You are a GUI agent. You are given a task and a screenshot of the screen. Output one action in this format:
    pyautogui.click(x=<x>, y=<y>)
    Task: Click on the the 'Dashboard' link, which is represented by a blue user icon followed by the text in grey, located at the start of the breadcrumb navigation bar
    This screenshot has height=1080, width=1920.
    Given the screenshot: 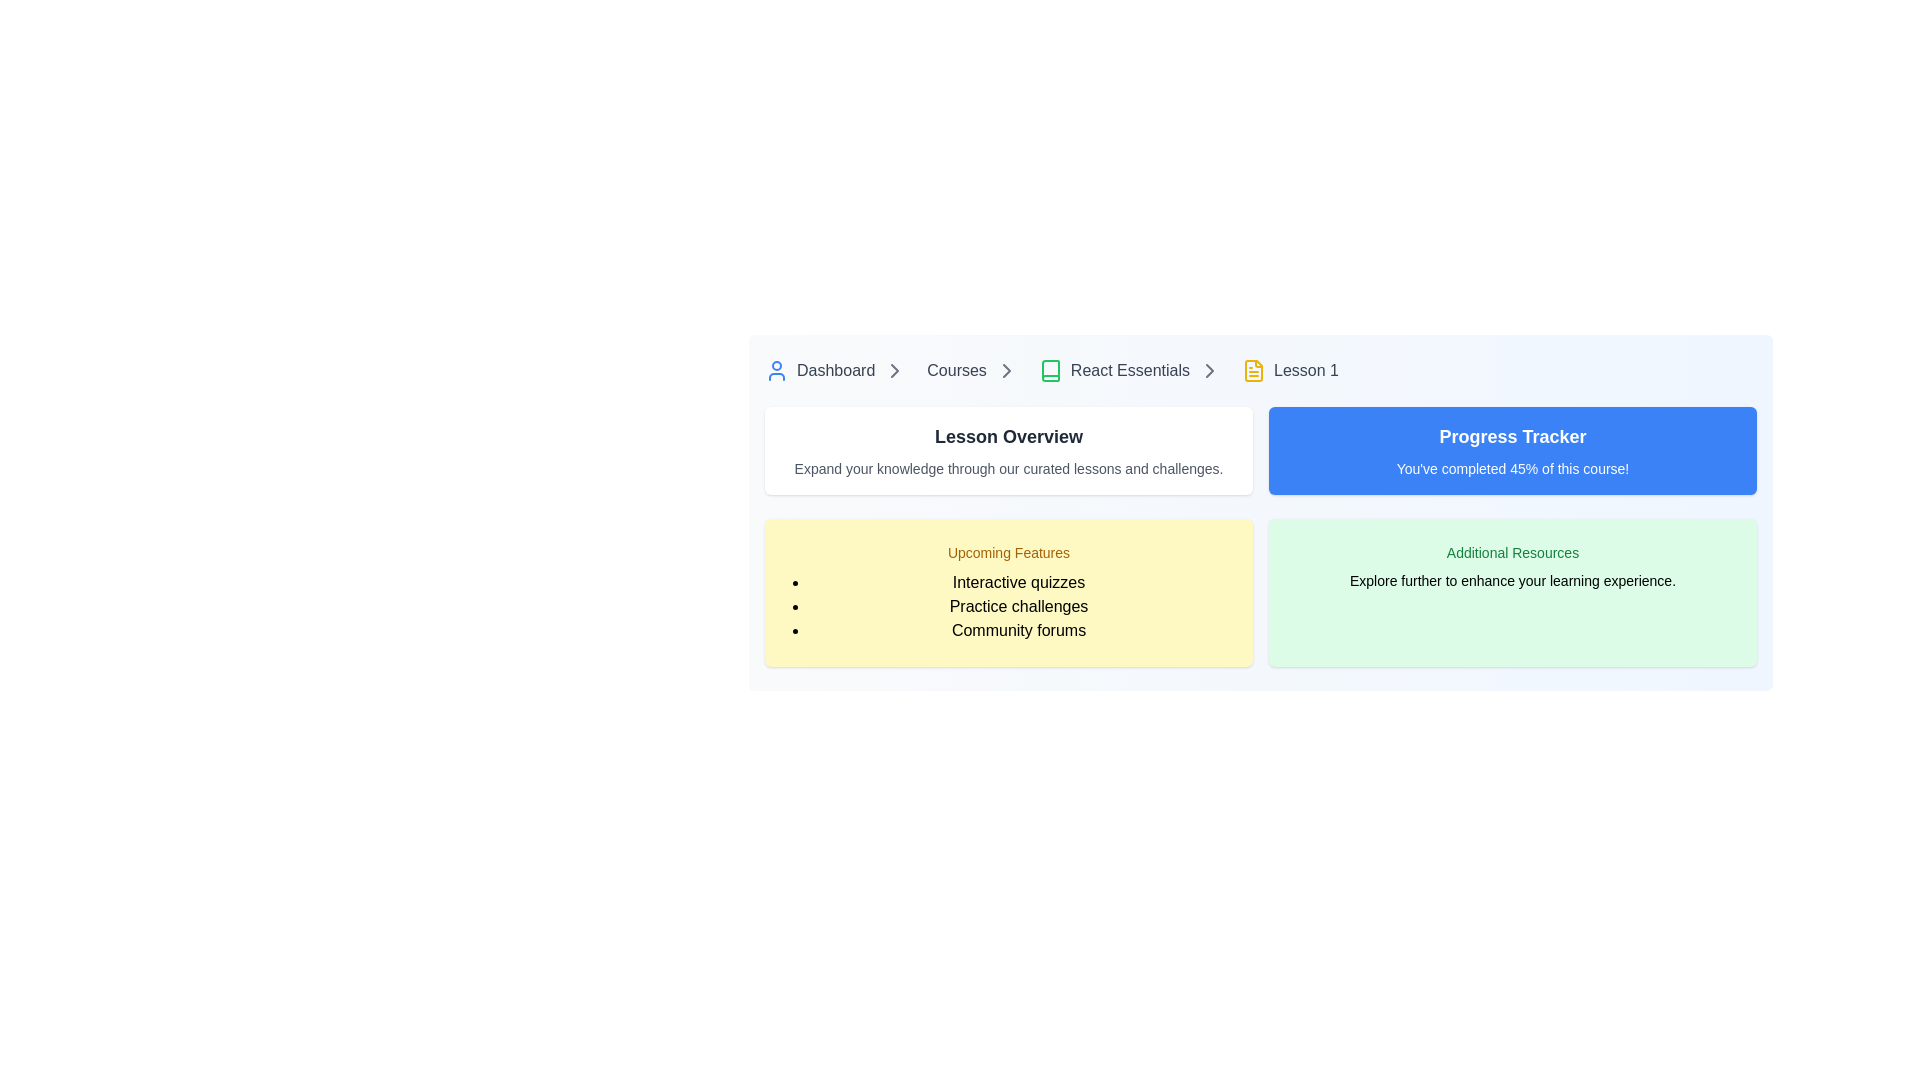 What is the action you would take?
    pyautogui.click(x=840, y=370)
    